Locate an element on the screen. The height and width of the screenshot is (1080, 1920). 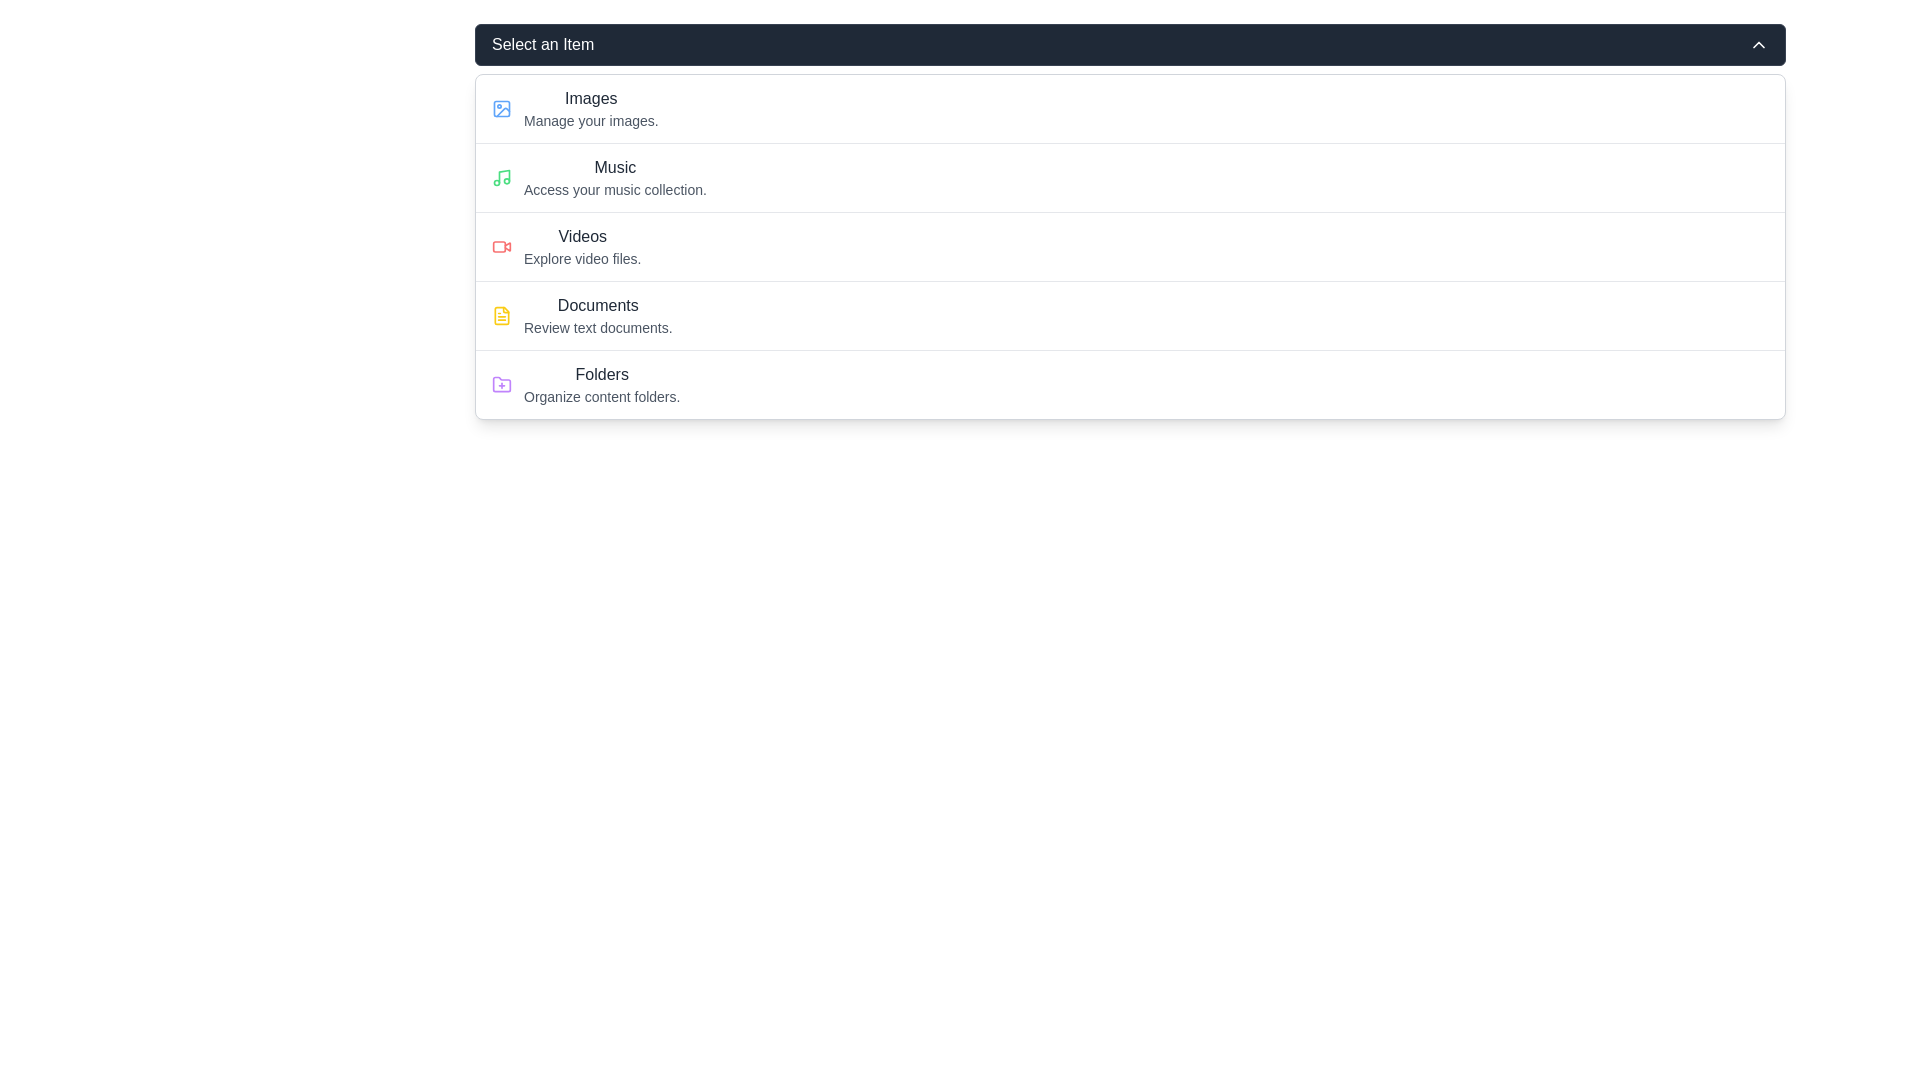
the text label providing additional information about the 'Folders' menu item, which is the second text under the 'Folders' heading in the vertically stacked menu is located at coordinates (601, 397).